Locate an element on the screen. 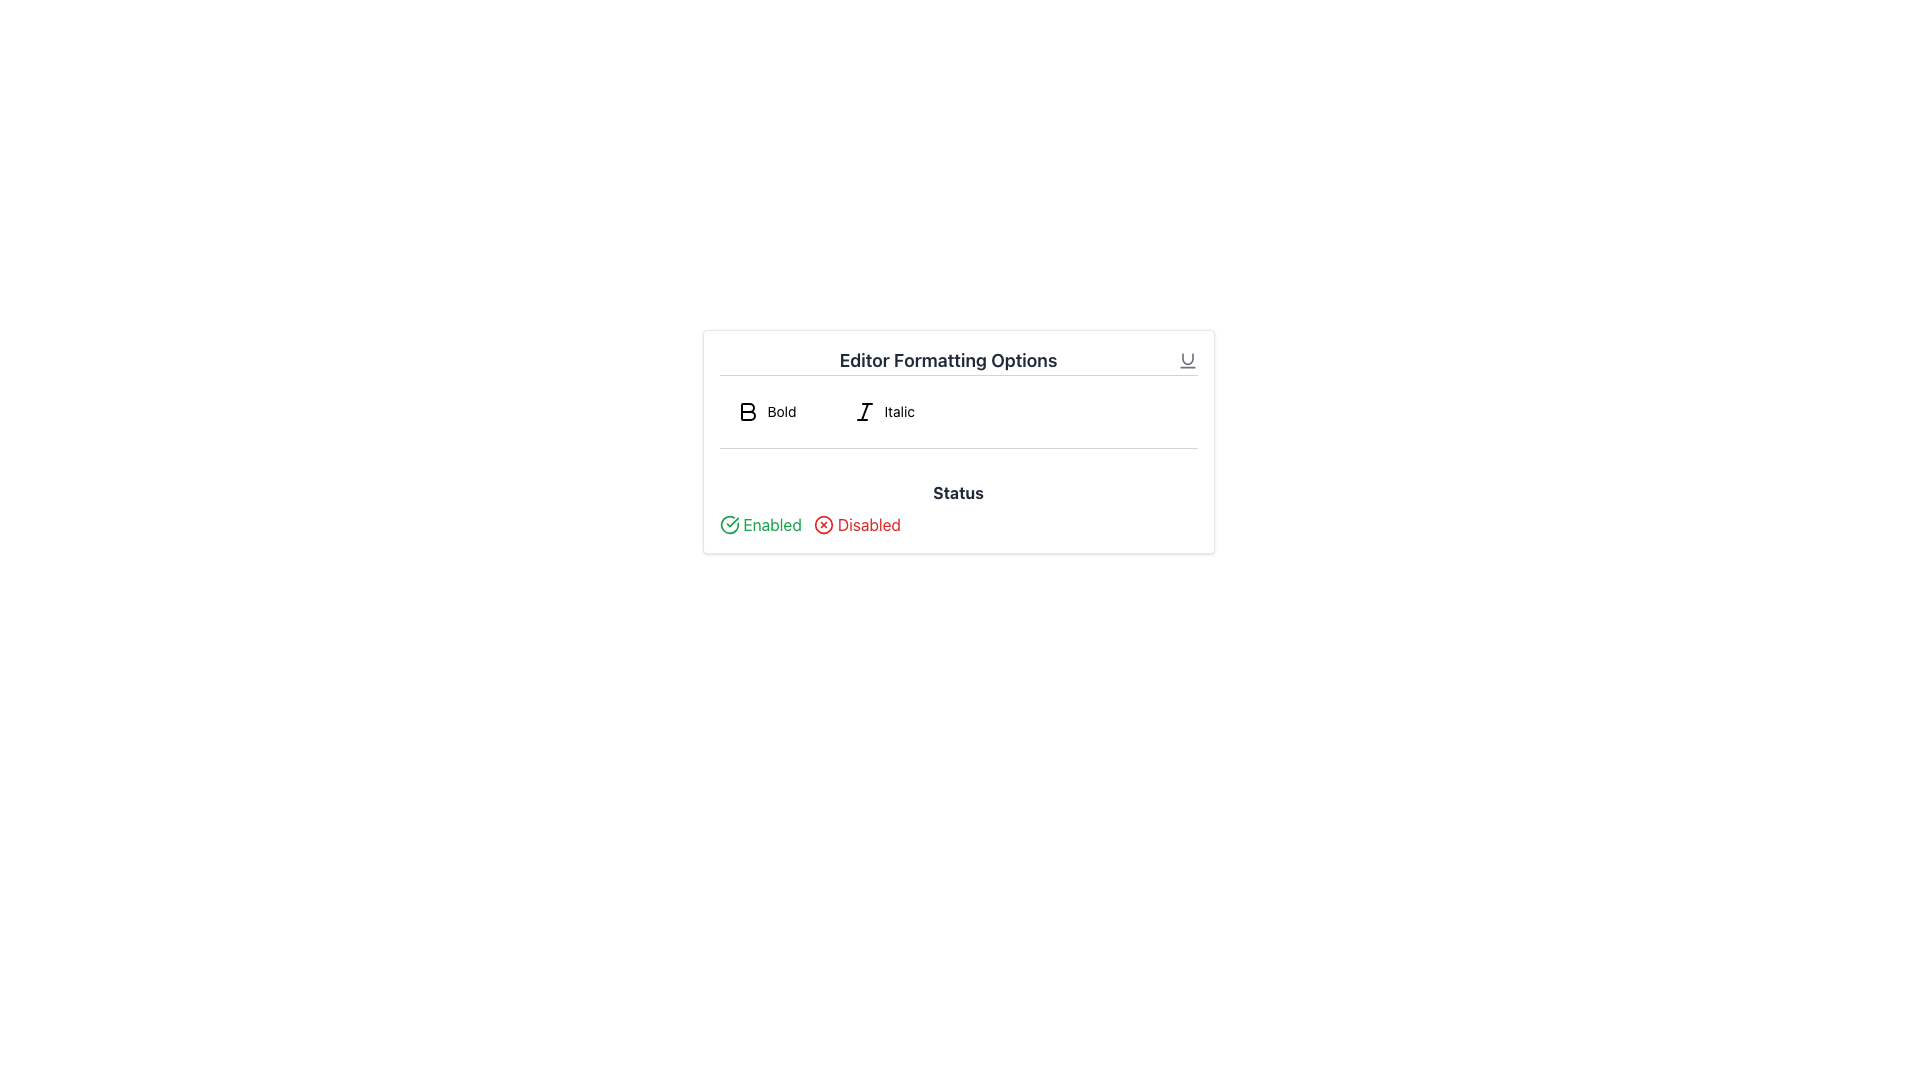 Image resolution: width=1920 pixels, height=1080 pixels. the 'Bold' button, which is a rectangular button with a bold 'B' icon and the label 'Bold' is located at coordinates (765, 411).